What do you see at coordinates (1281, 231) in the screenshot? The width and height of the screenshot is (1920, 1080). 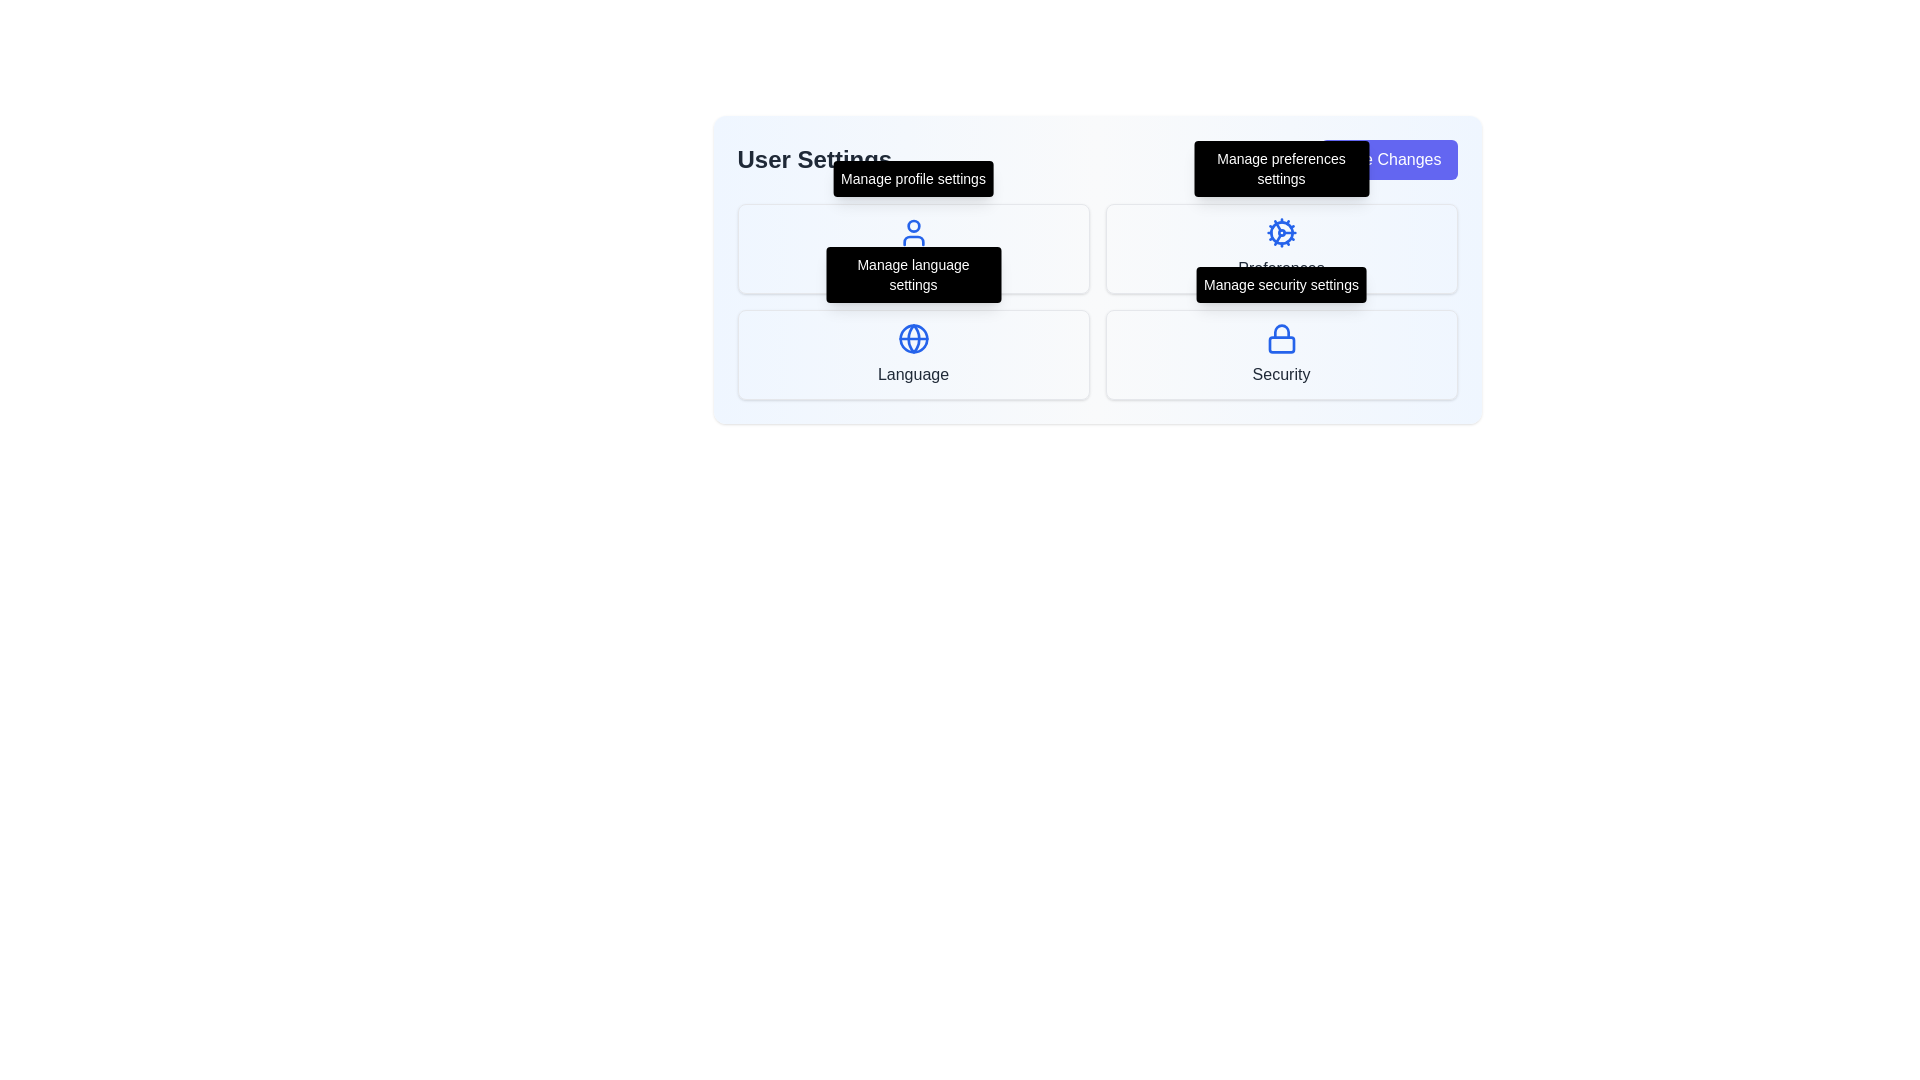 I see `the cogwheel icon with a blue outline located in the 'Preferences' section of the settings interface` at bounding box center [1281, 231].